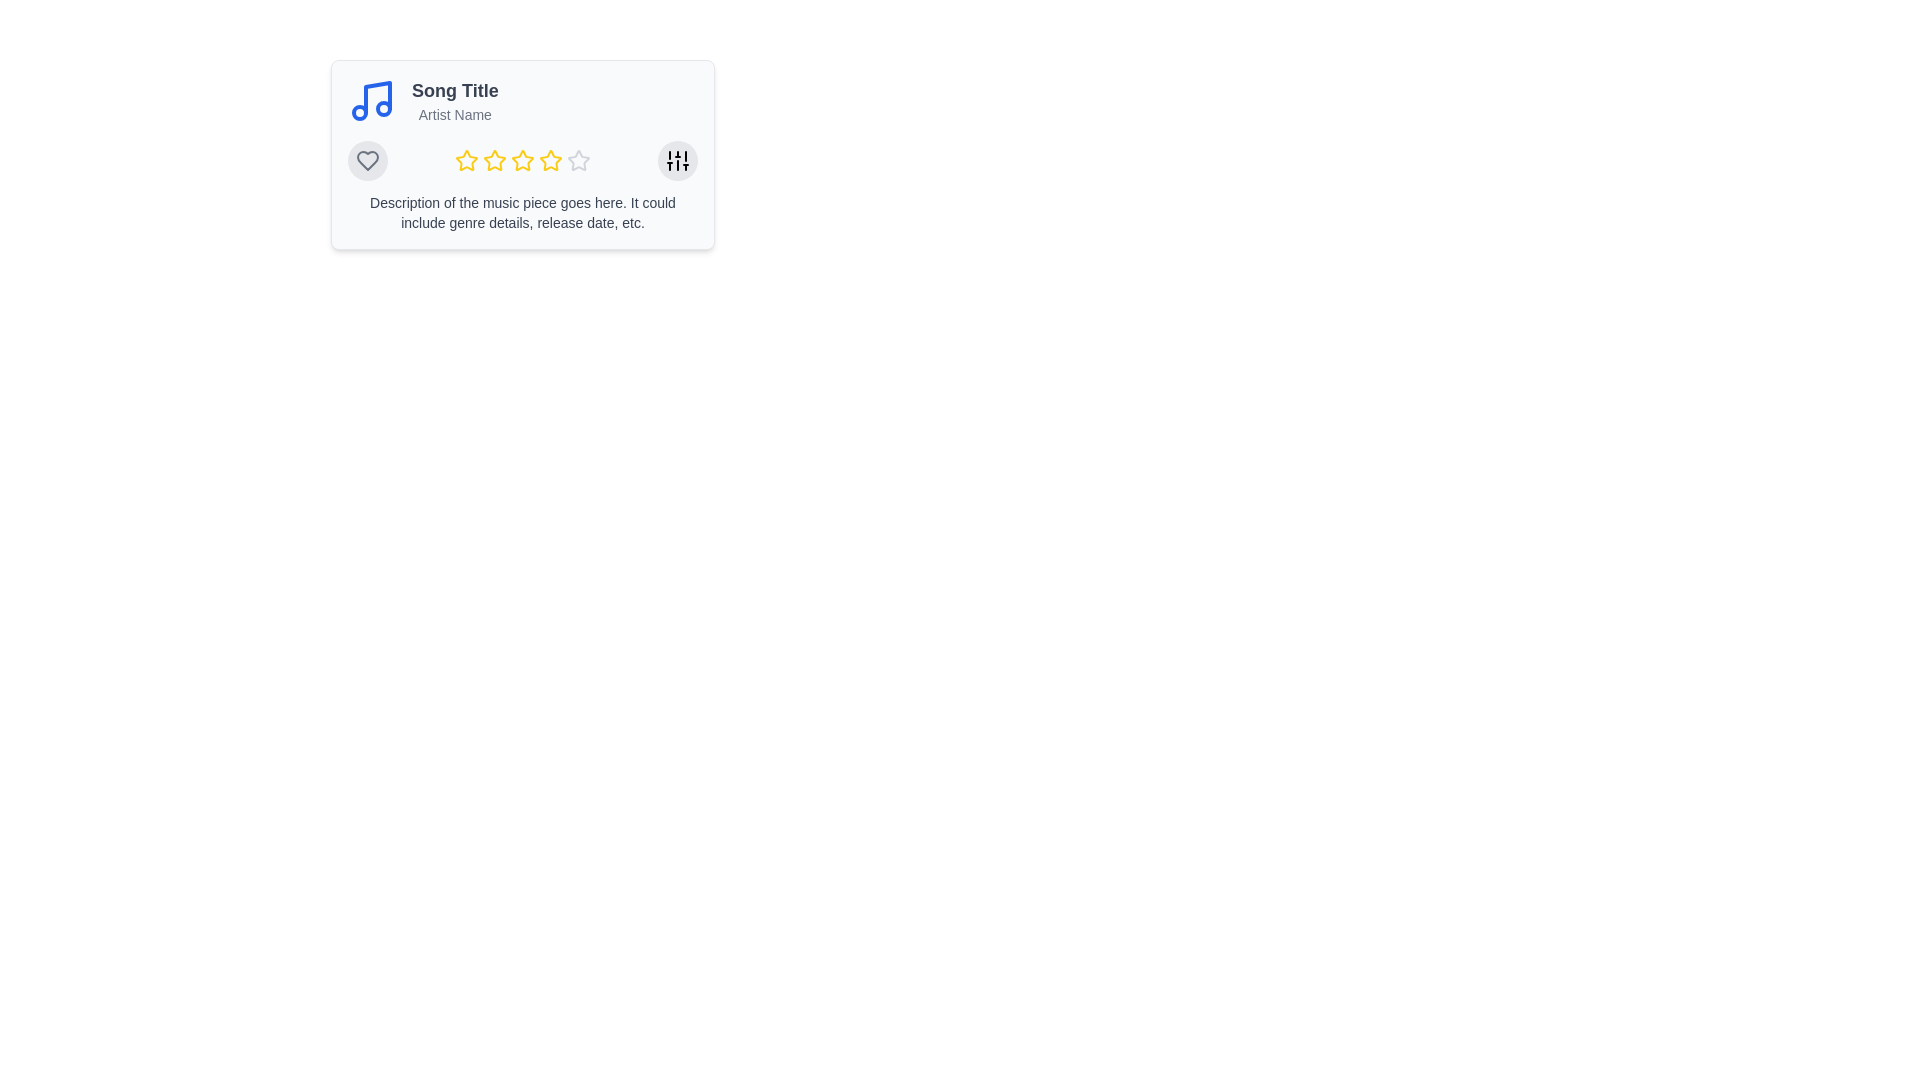  What do you see at coordinates (494, 160) in the screenshot?
I see `the second yellow outlined star icon in the rating system located under the title and artist name section of the song card layout` at bounding box center [494, 160].